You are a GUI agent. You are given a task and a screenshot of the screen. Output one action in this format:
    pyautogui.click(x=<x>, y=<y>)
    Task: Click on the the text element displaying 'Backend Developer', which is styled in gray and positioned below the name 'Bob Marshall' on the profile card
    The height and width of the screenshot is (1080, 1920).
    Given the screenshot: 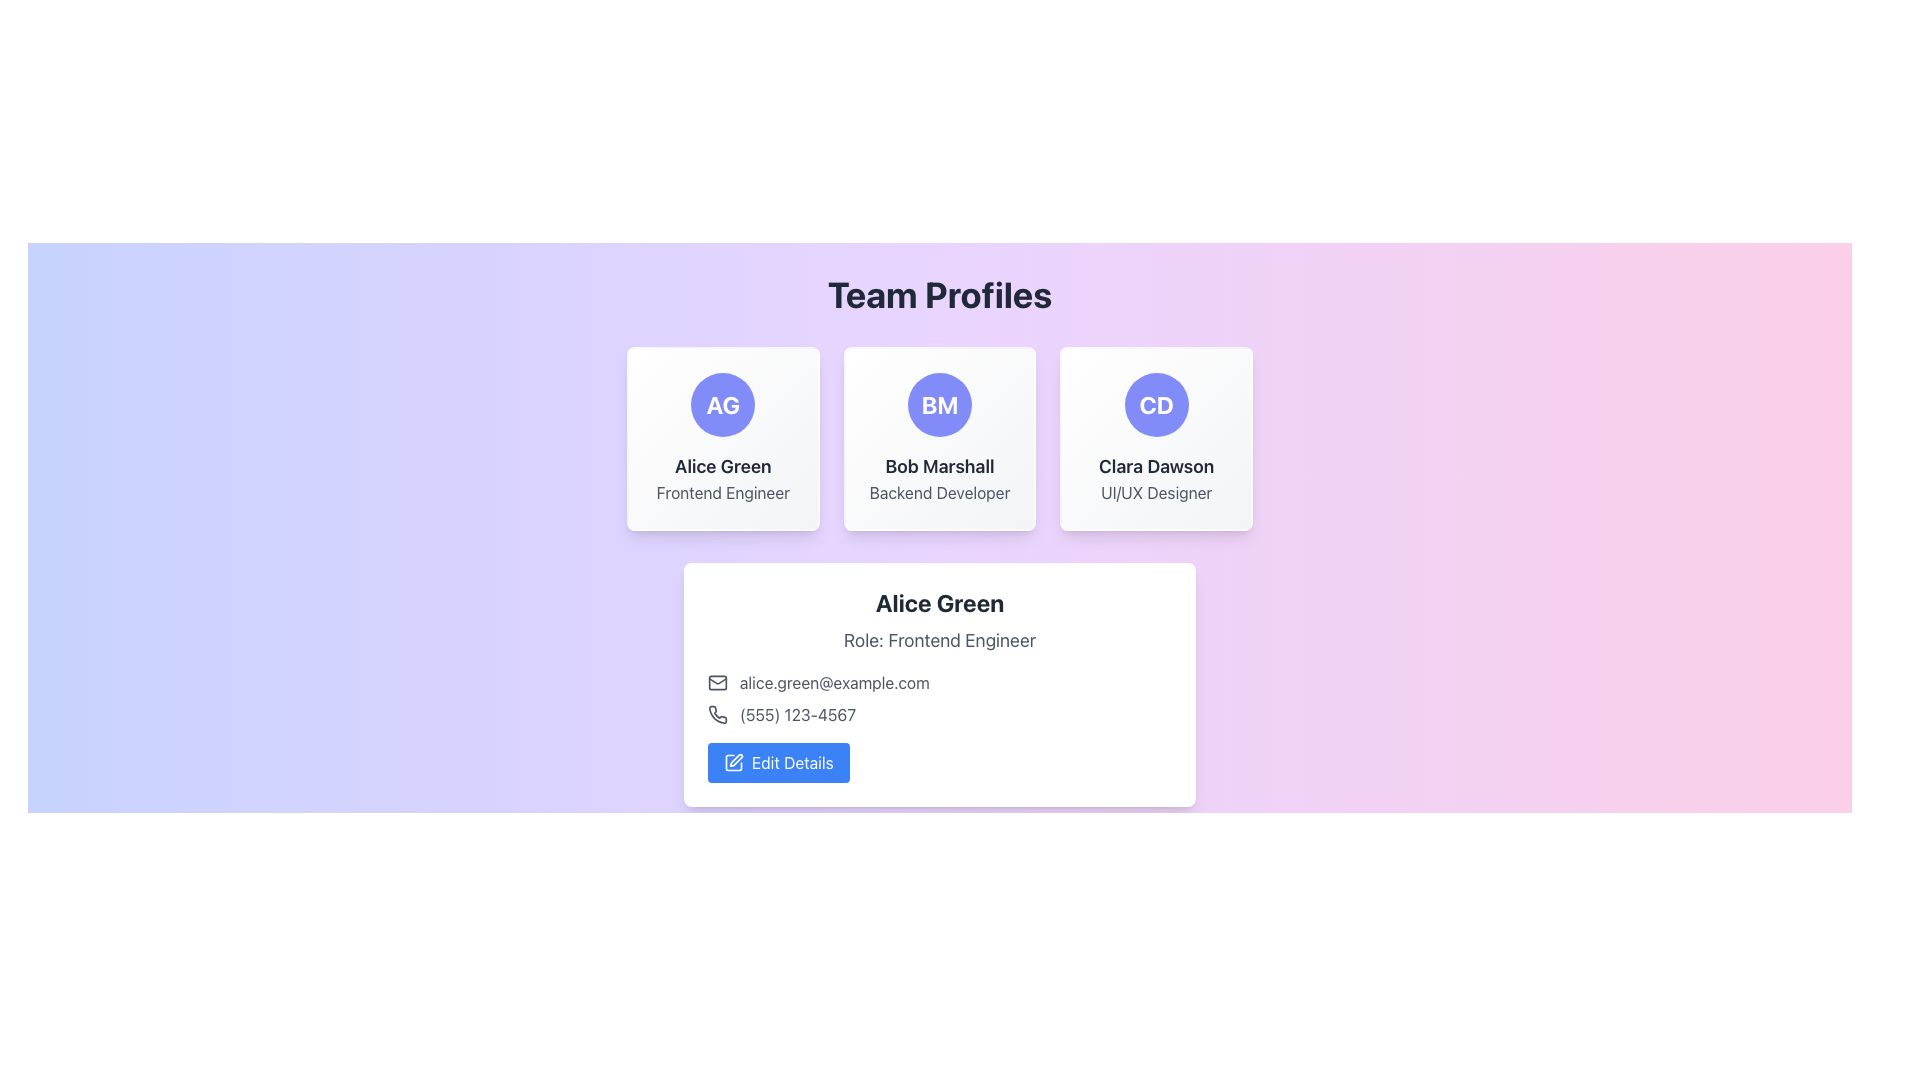 What is the action you would take?
    pyautogui.click(x=939, y=493)
    